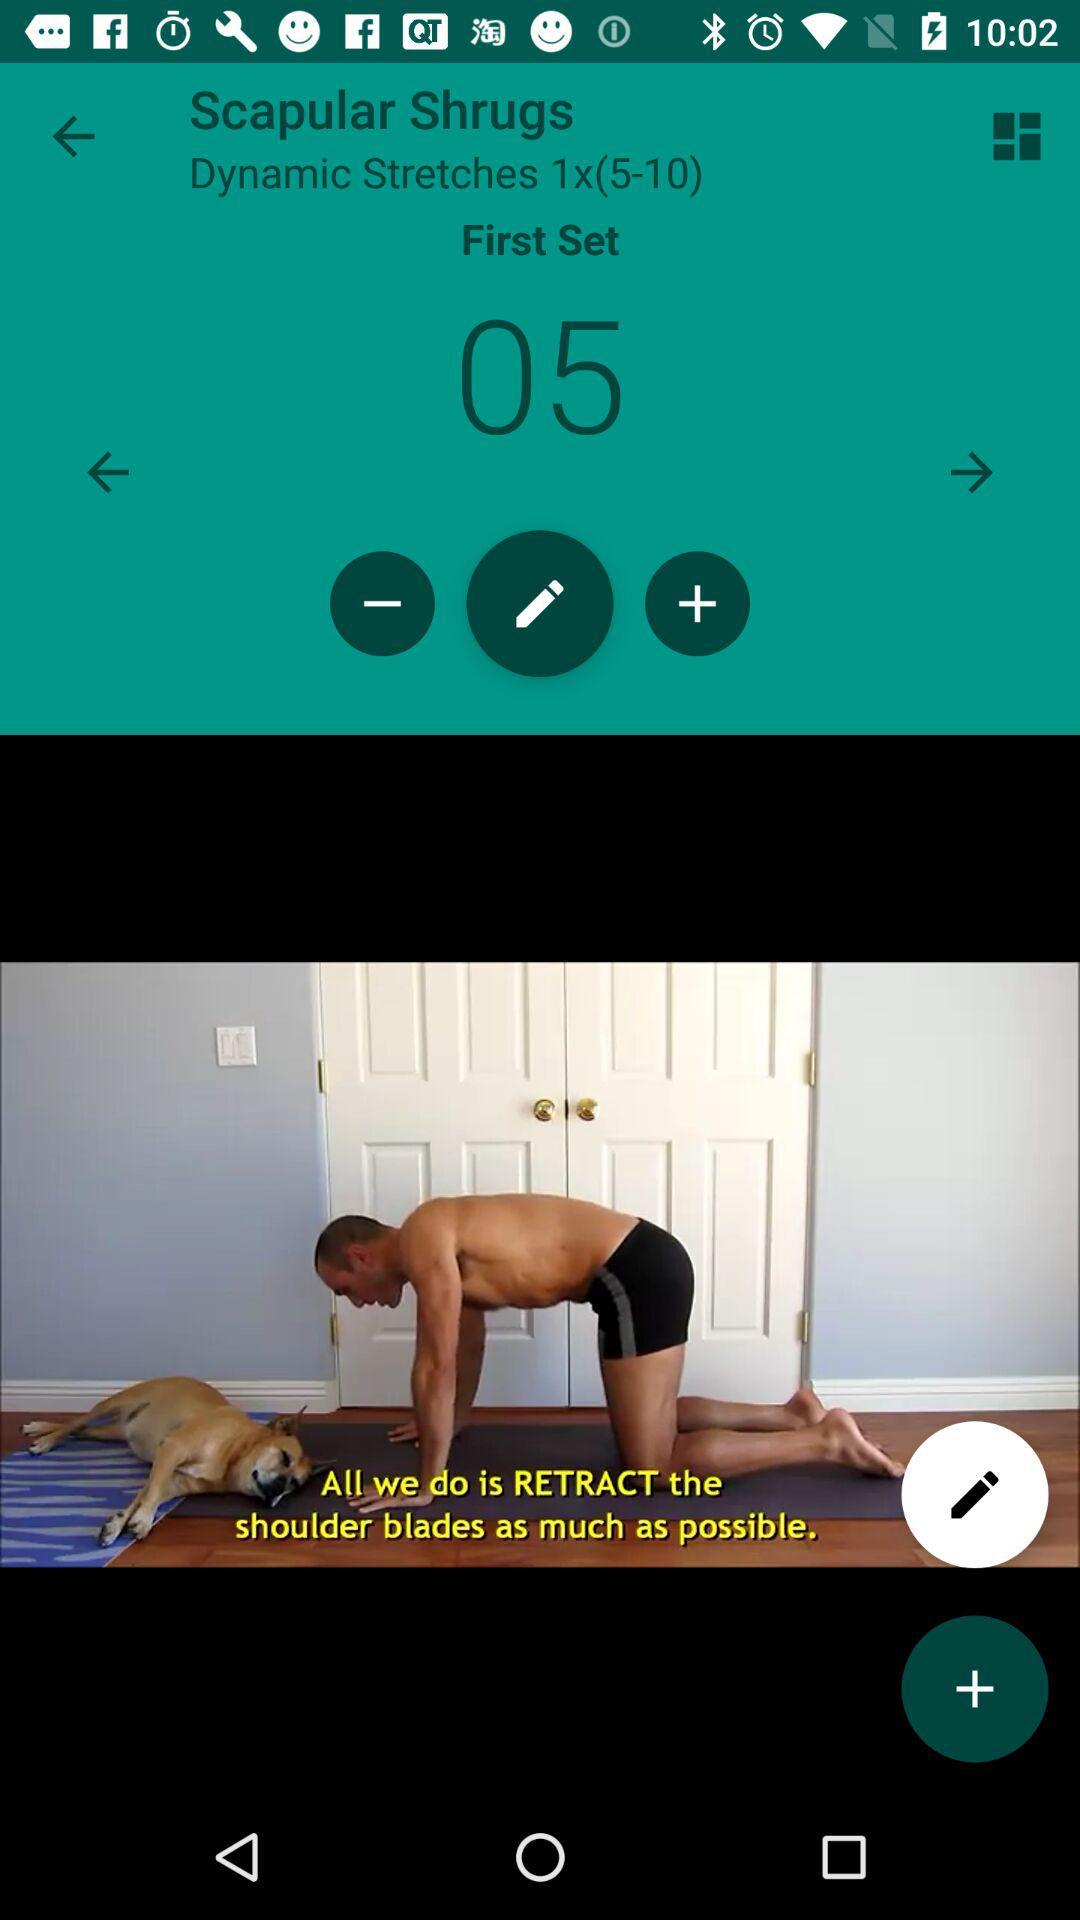 This screenshot has height=1920, width=1080. I want to click on add option, so click(974, 1688).